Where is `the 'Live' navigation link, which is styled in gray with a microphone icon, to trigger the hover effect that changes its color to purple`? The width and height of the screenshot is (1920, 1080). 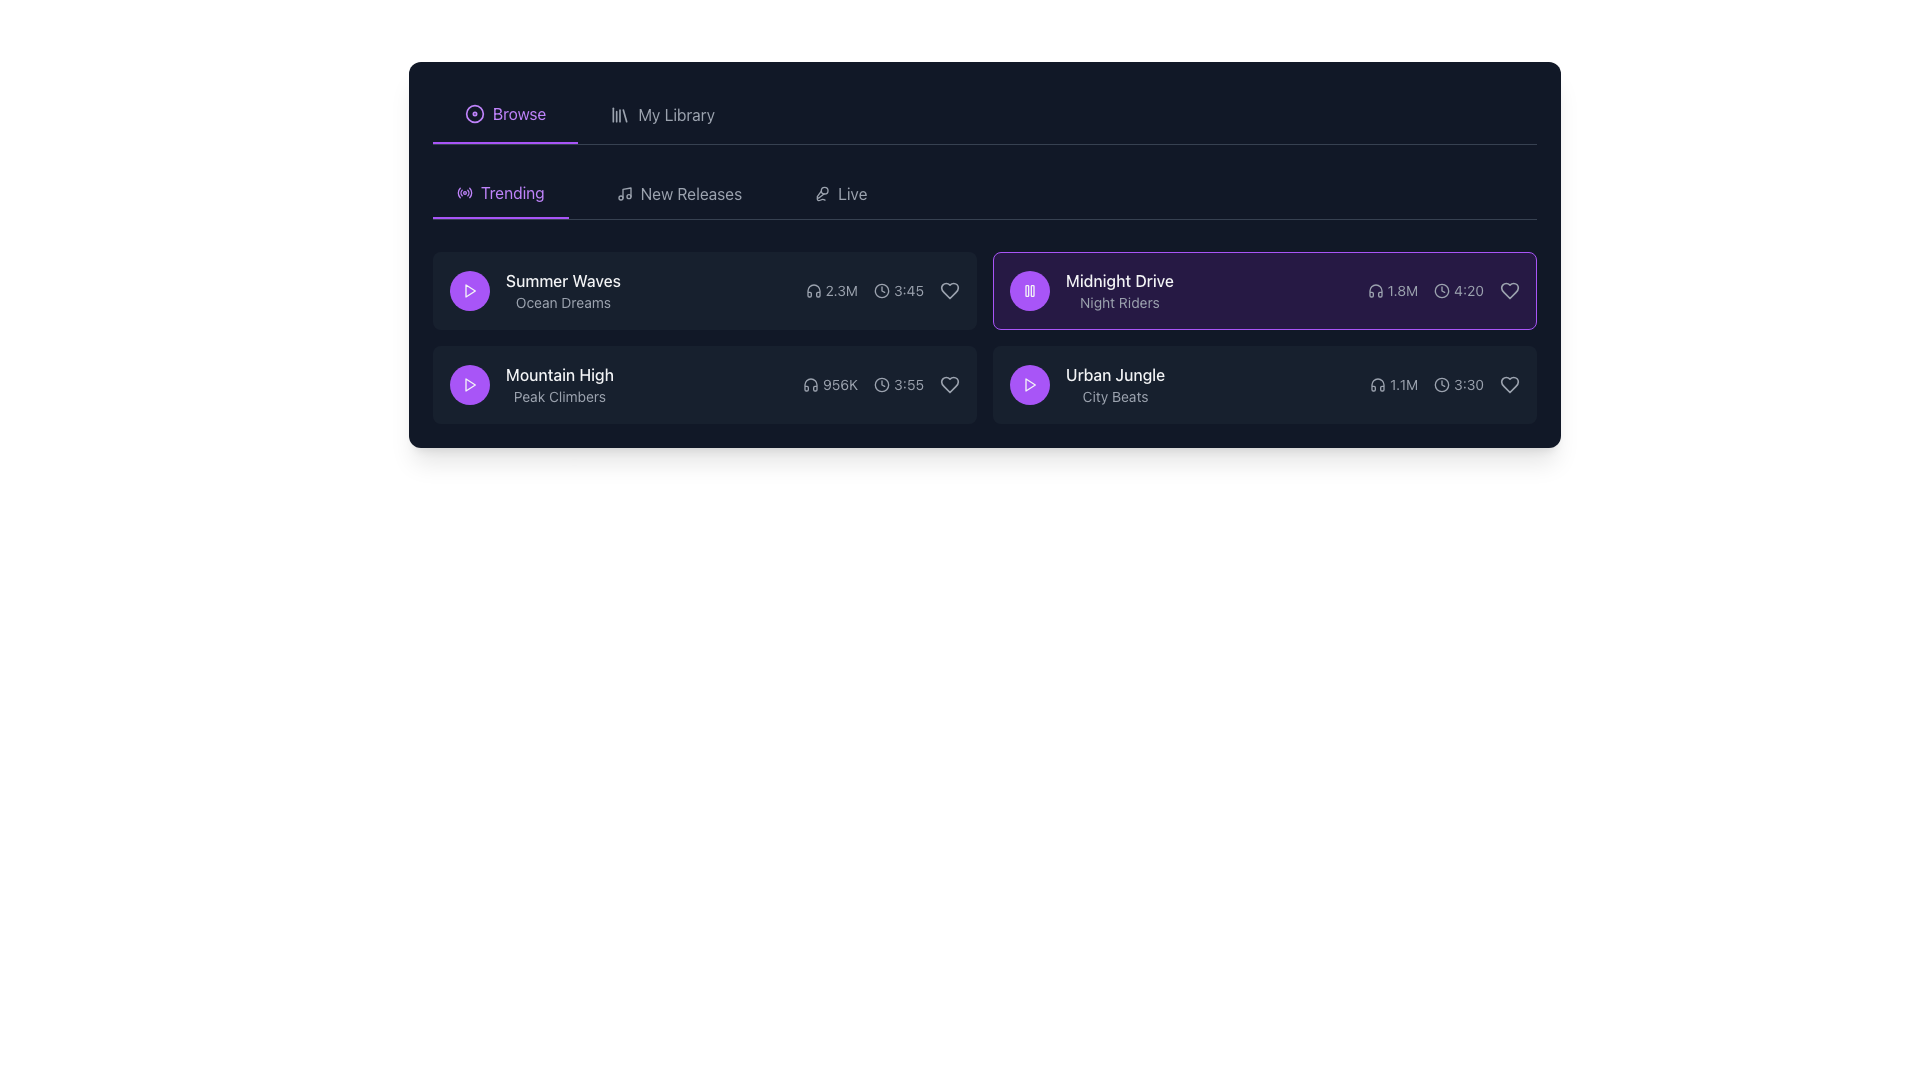
the 'Live' navigation link, which is styled in gray with a microphone icon, to trigger the hover effect that changes its color to purple is located at coordinates (840, 193).